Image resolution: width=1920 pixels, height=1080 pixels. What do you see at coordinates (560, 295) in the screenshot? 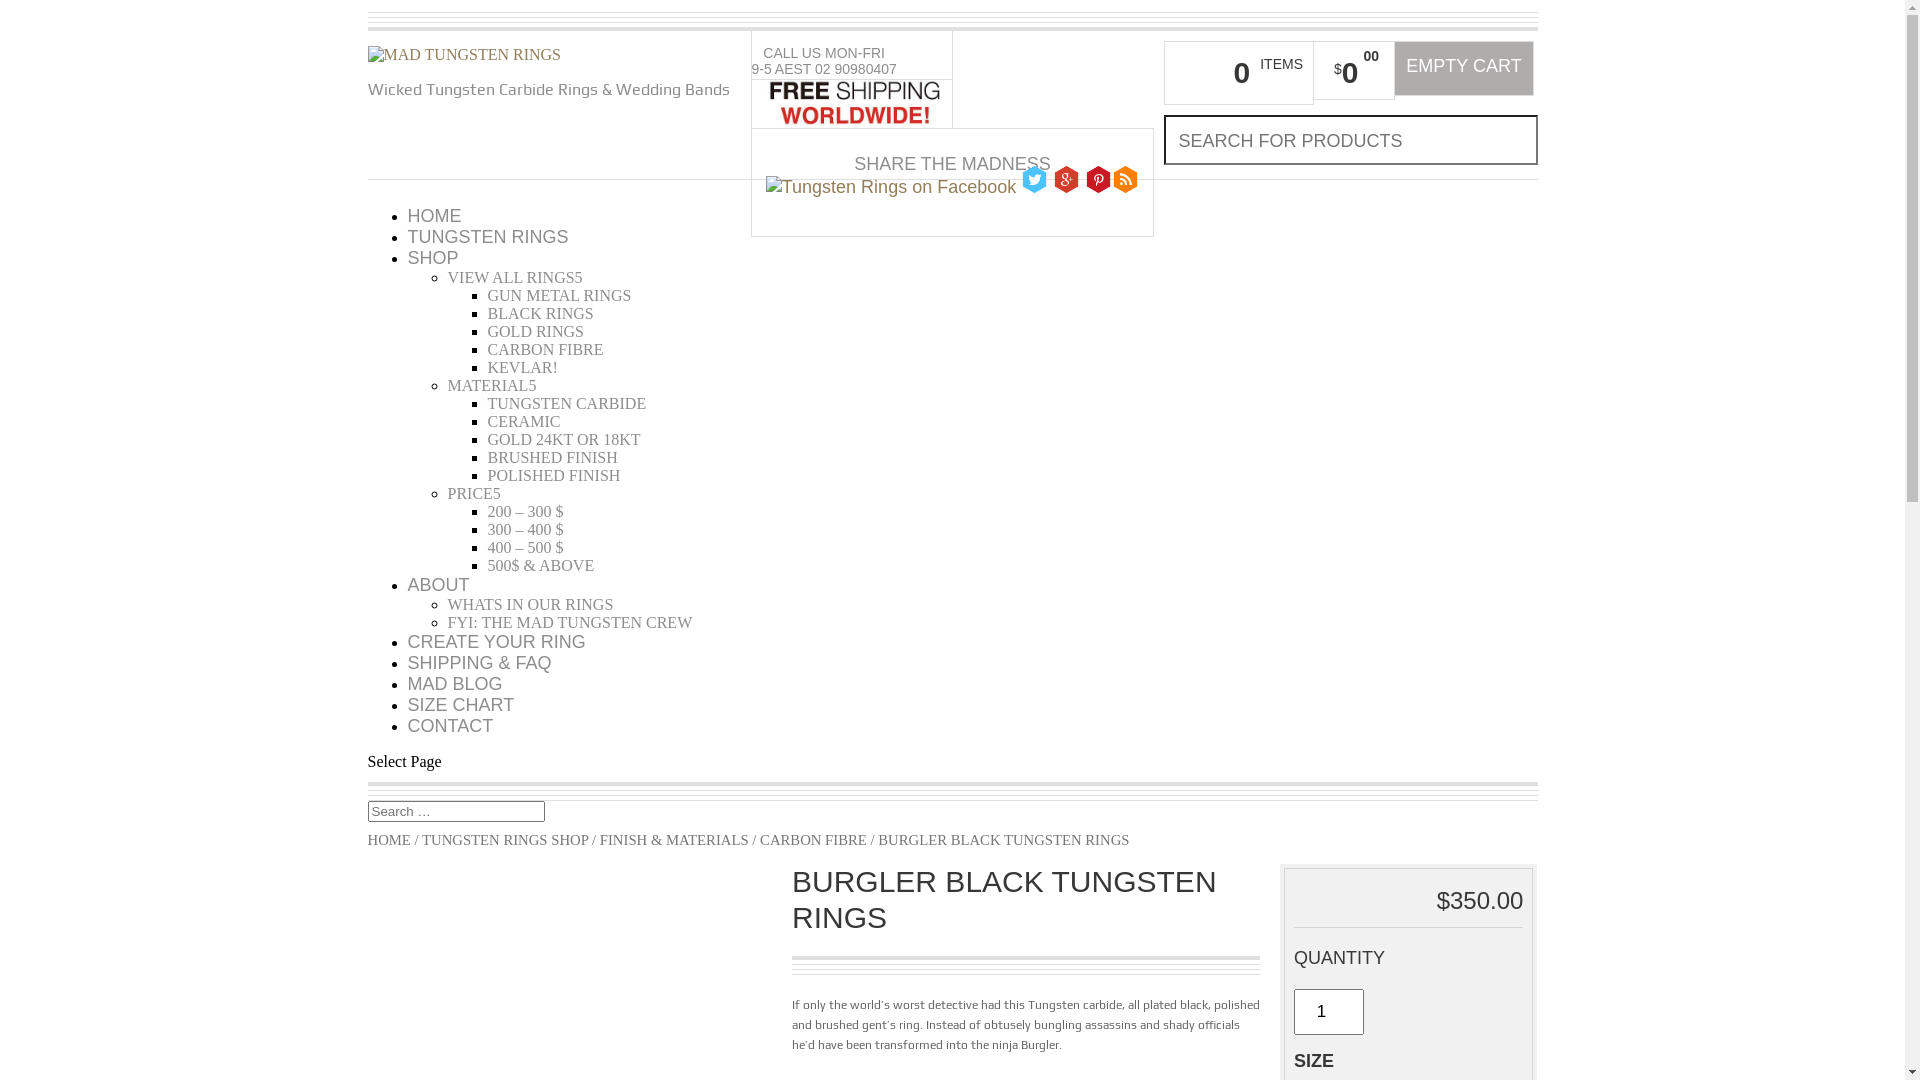
I see `'GUN METAL RINGS'` at bounding box center [560, 295].